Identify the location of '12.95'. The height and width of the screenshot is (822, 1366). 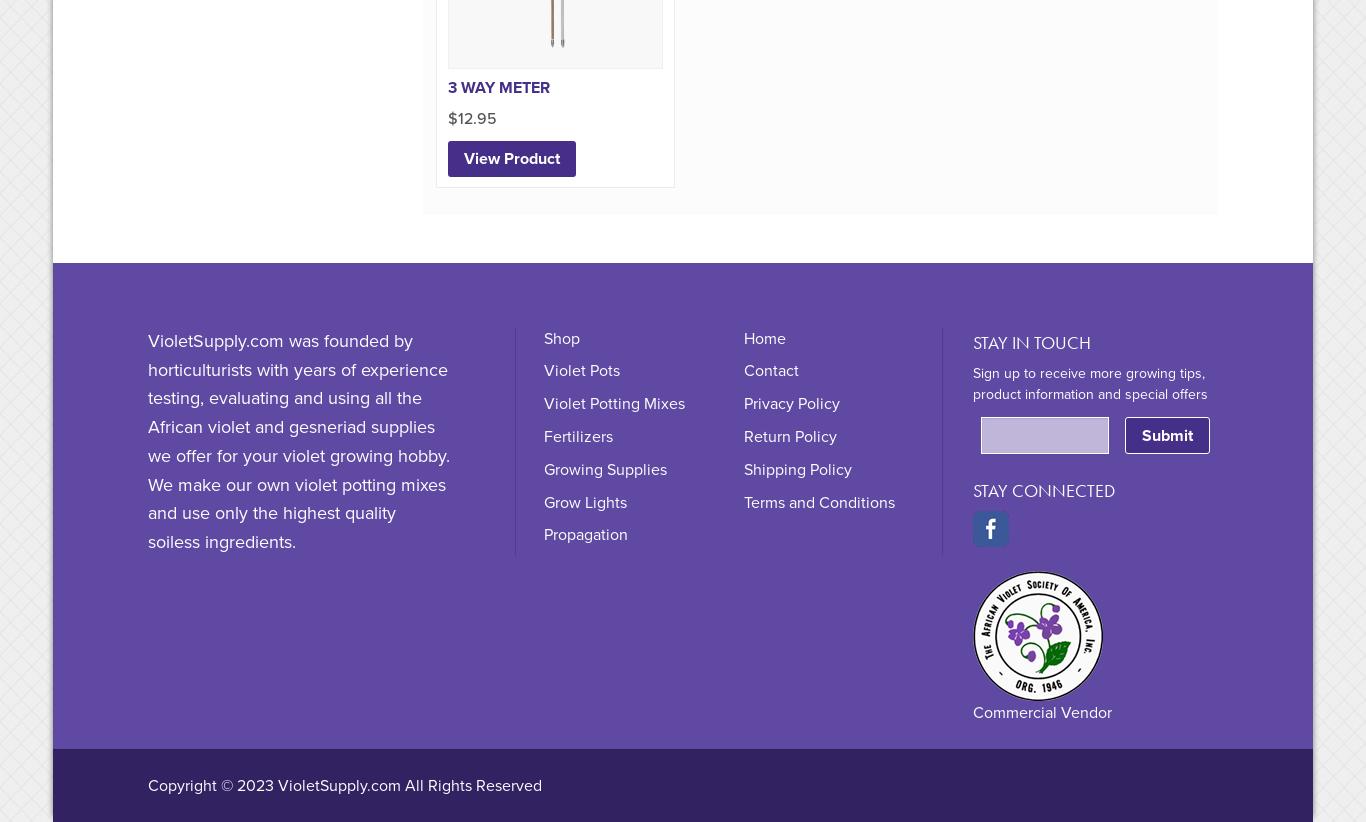
(476, 118).